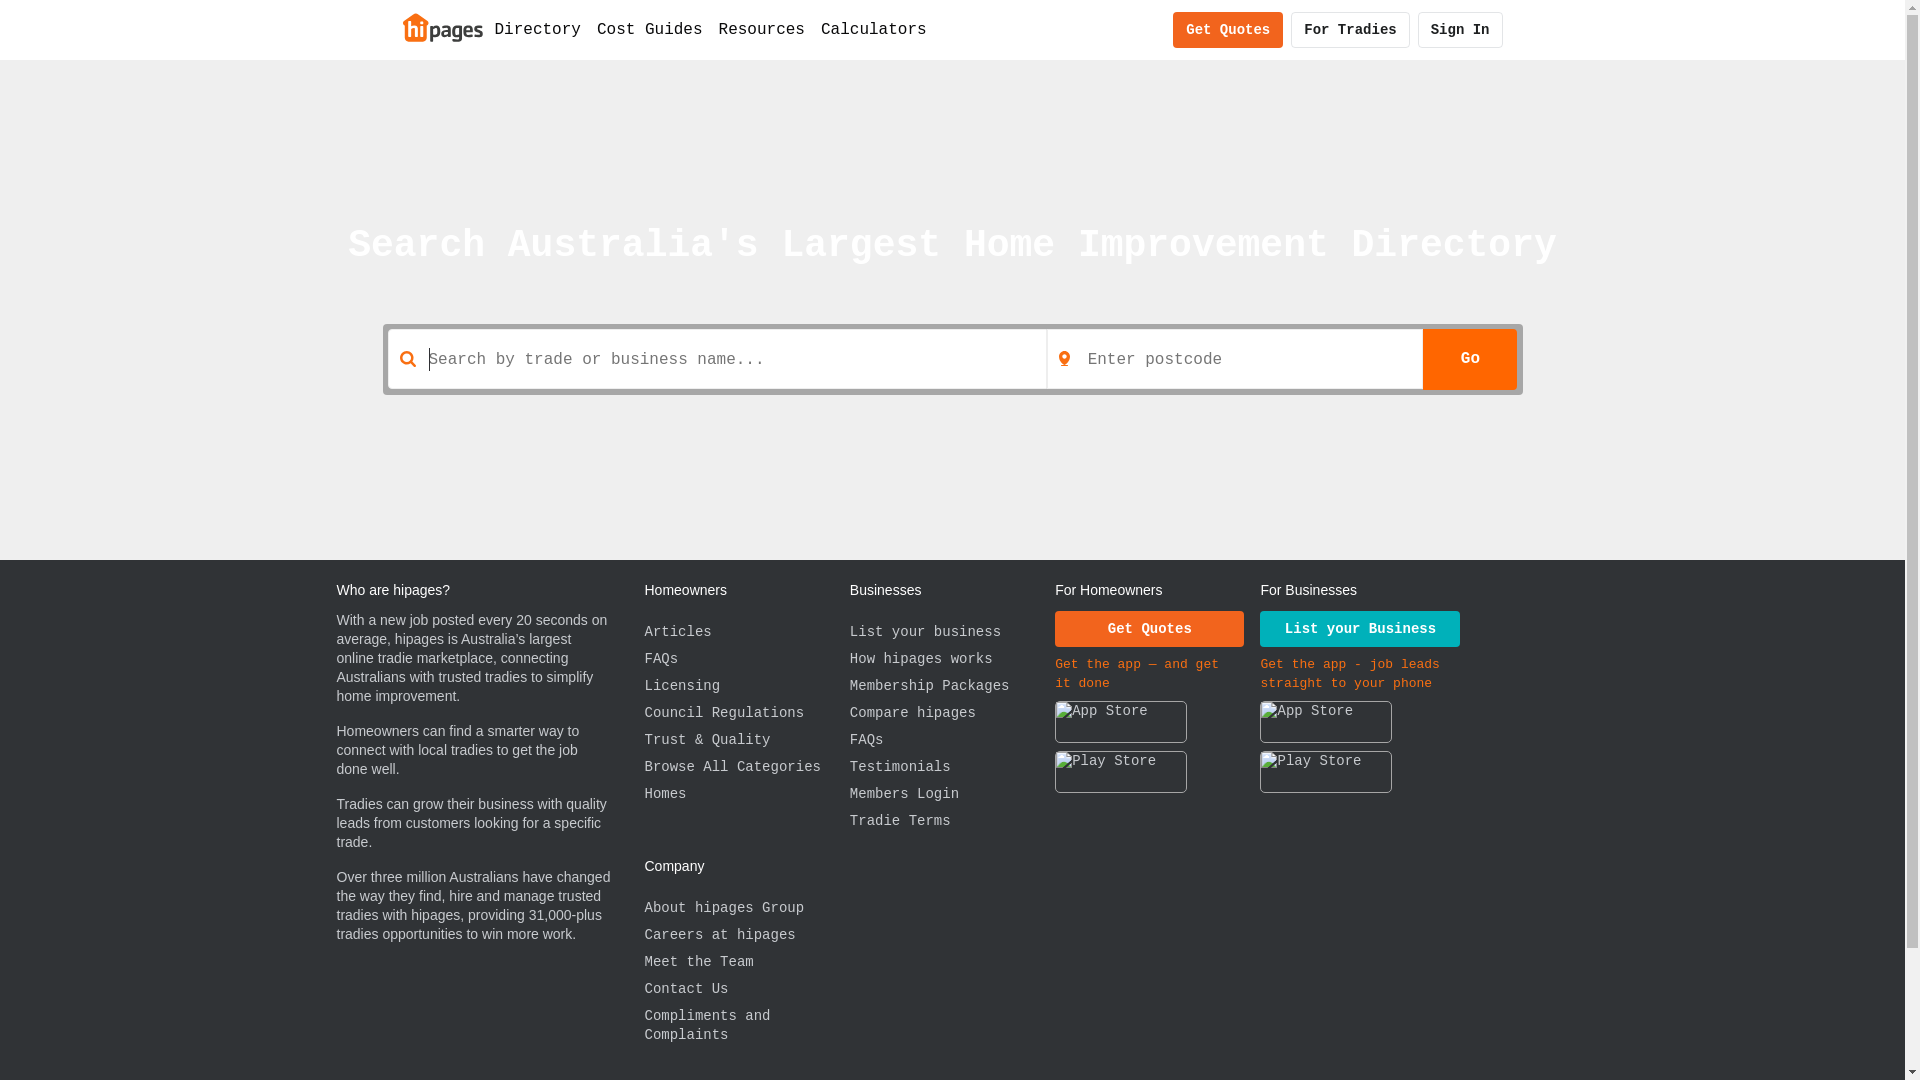 This screenshot has height=1080, width=1920. What do you see at coordinates (951, 821) in the screenshot?
I see `'Tradie Terms'` at bounding box center [951, 821].